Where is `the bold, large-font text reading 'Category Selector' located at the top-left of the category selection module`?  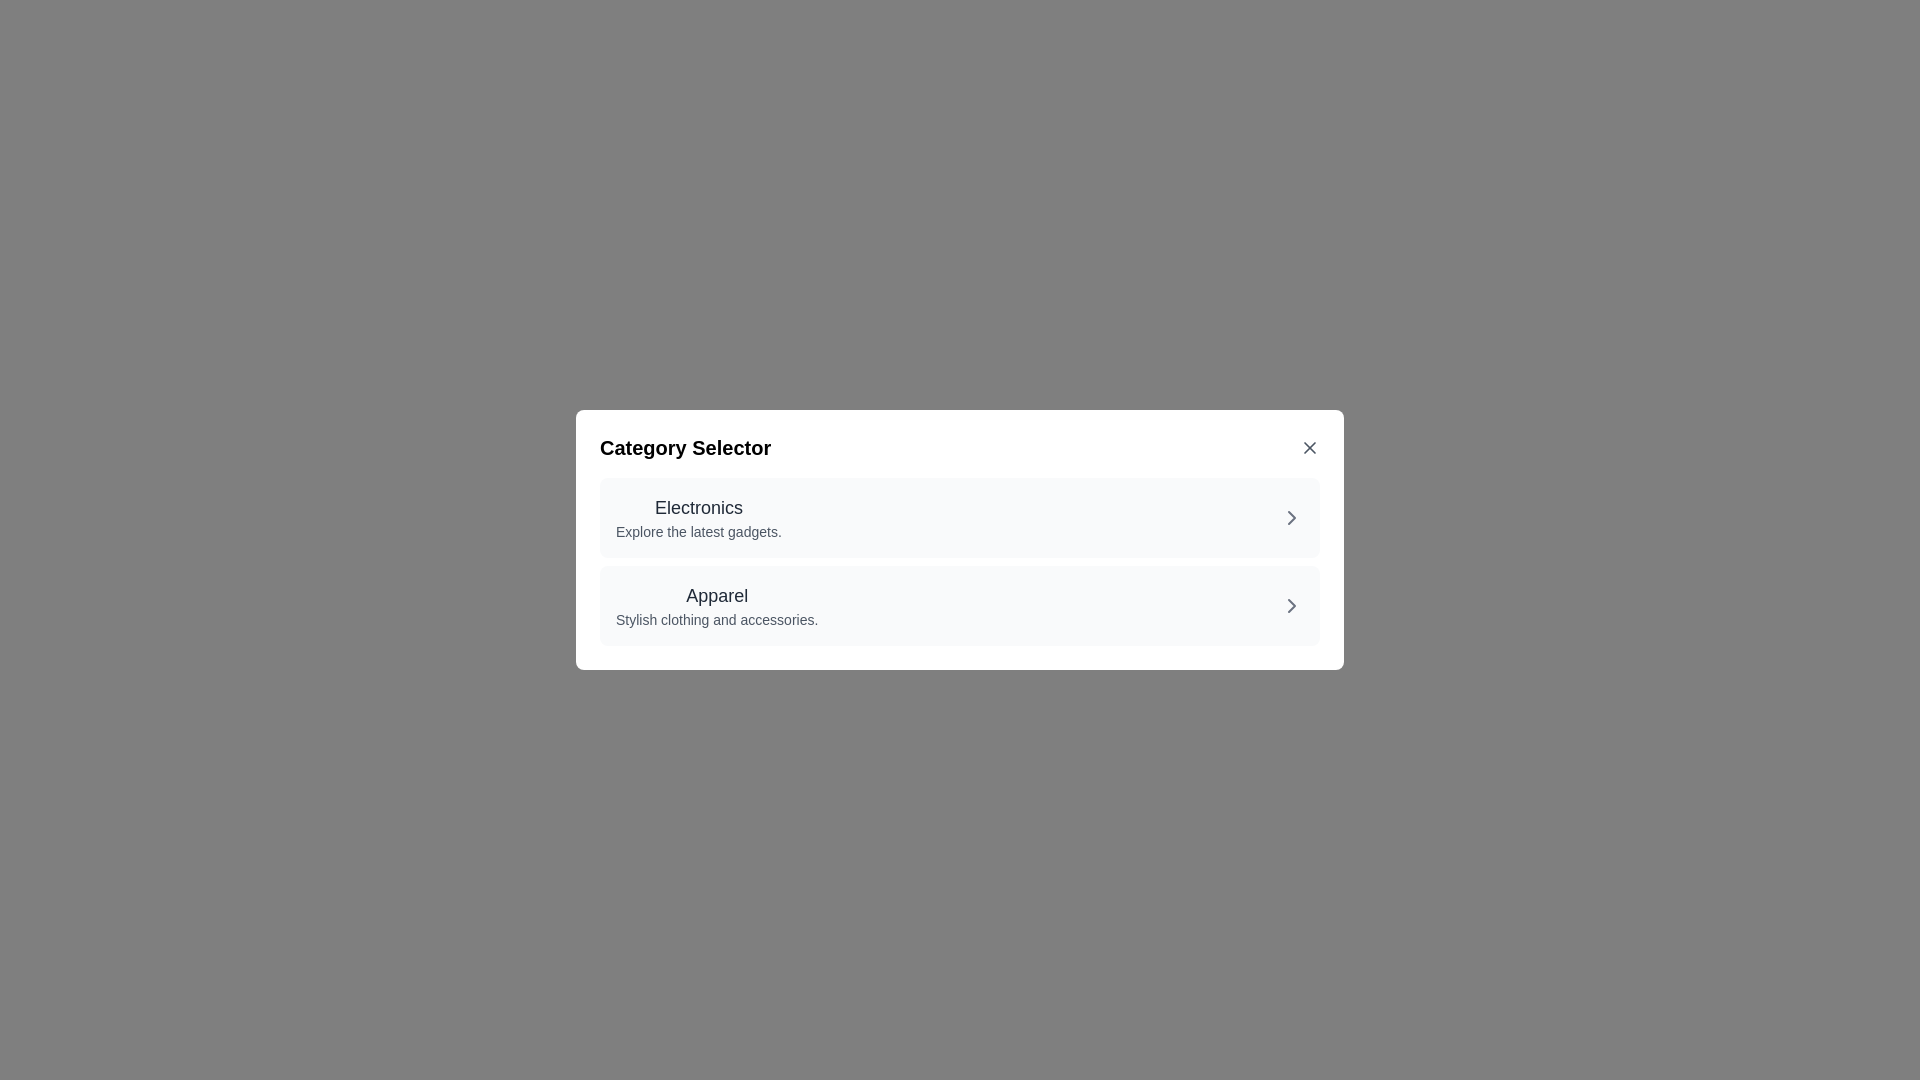 the bold, large-font text reading 'Category Selector' located at the top-left of the category selection module is located at coordinates (685, 446).